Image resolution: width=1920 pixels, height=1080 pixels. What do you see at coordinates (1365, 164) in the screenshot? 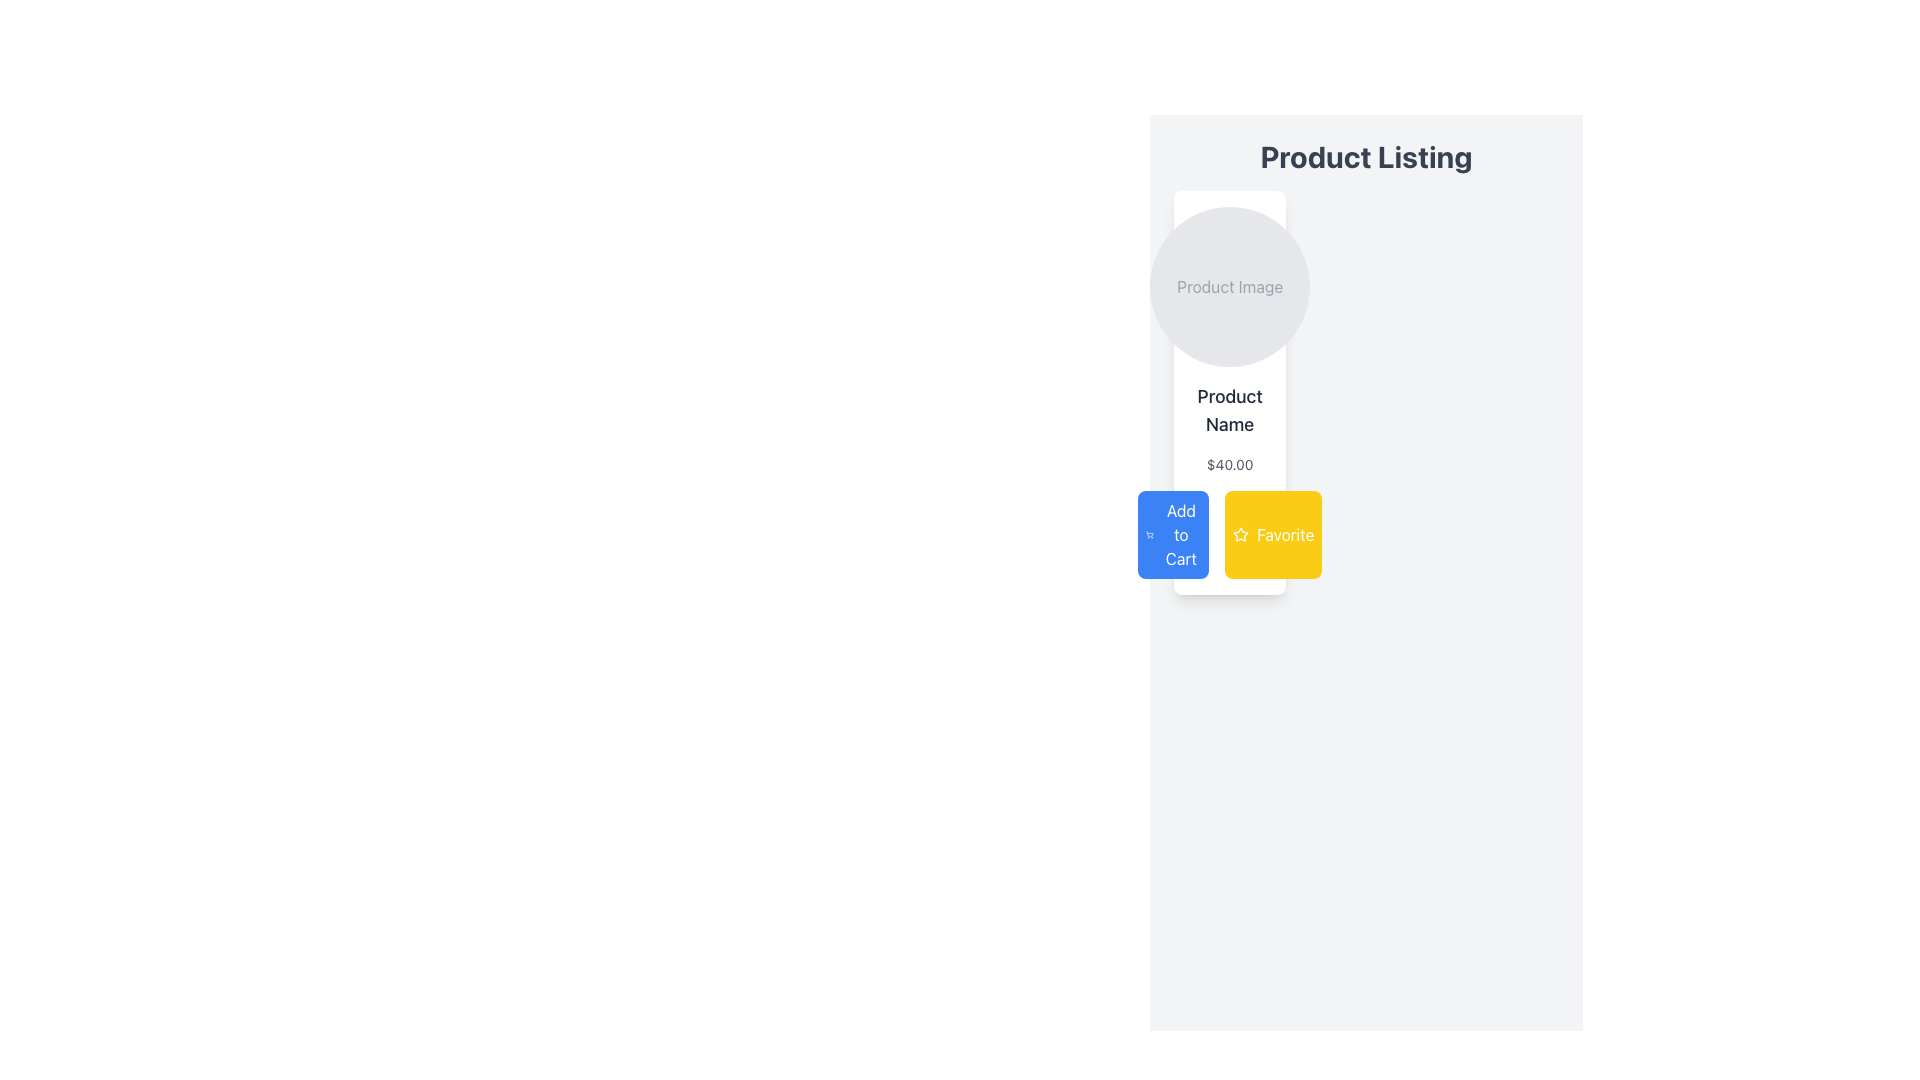
I see `the 'Product Listing' text header, which is styled with bold, large dark gray text and located at the top of the panel` at bounding box center [1365, 164].